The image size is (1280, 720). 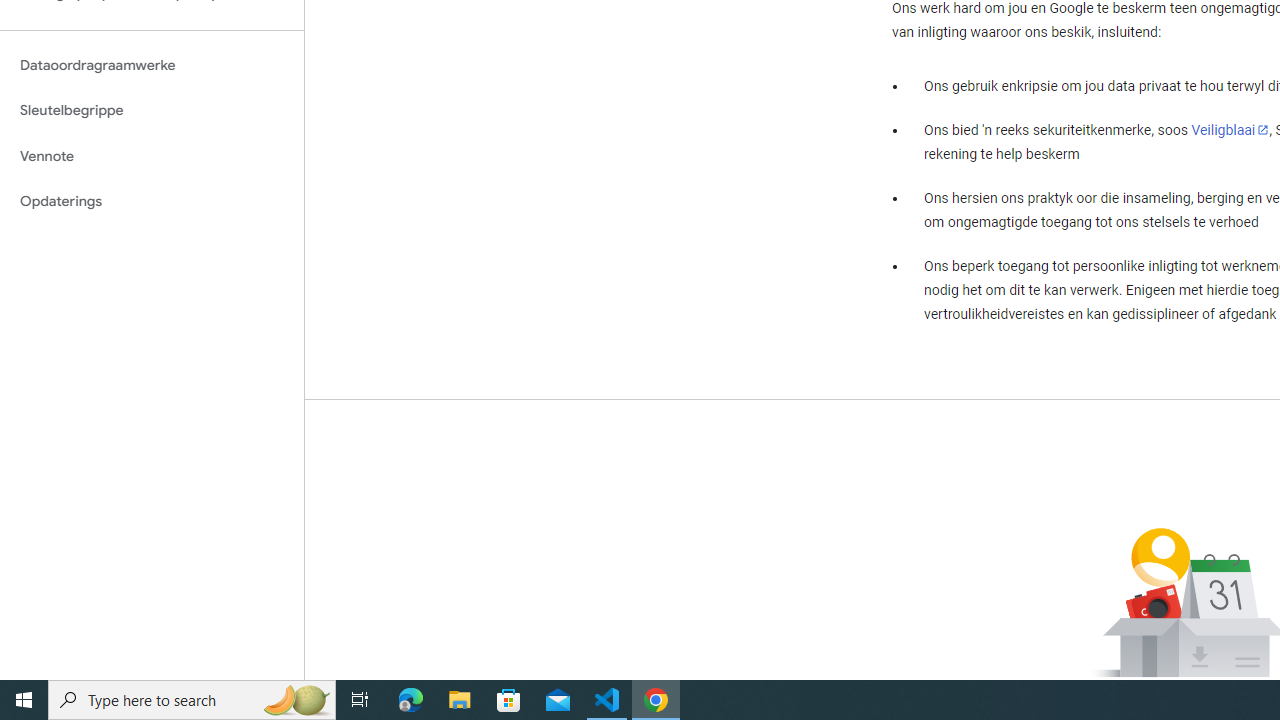 I want to click on 'Opdaterings', so click(x=151, y=201).